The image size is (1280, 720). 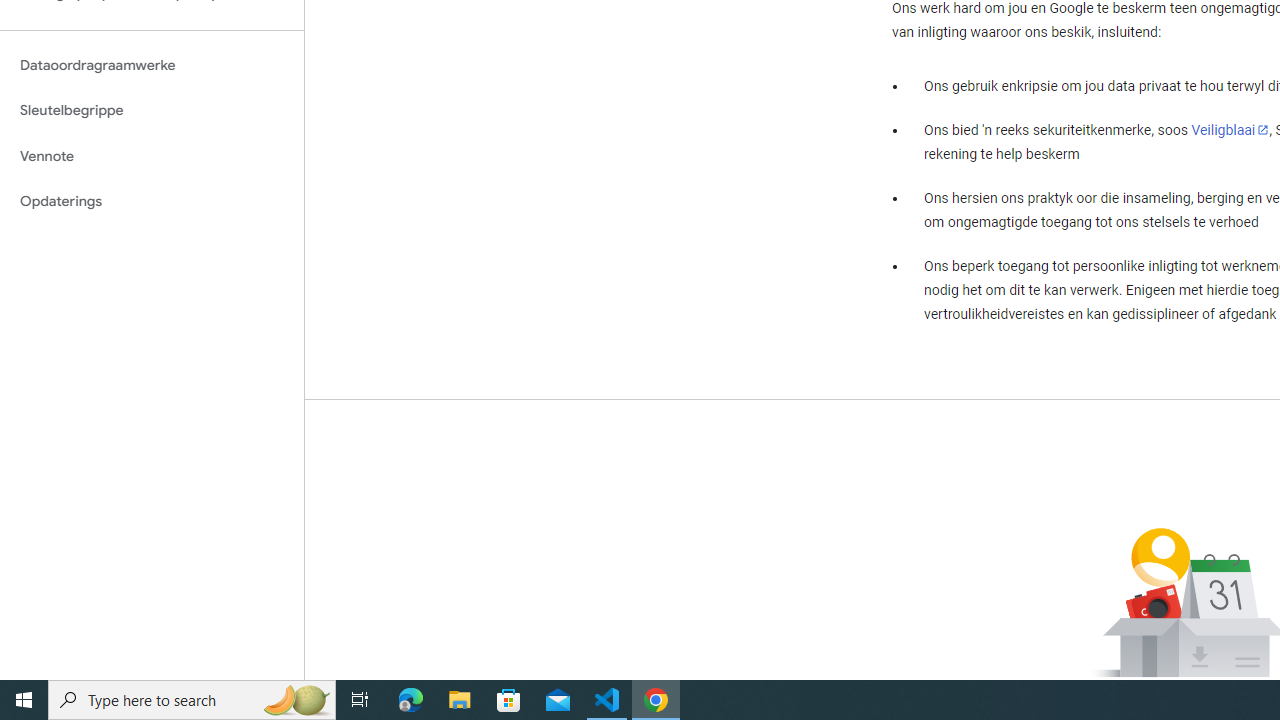 I want to click on 'Opdaterings', so click(x=151, y=201).